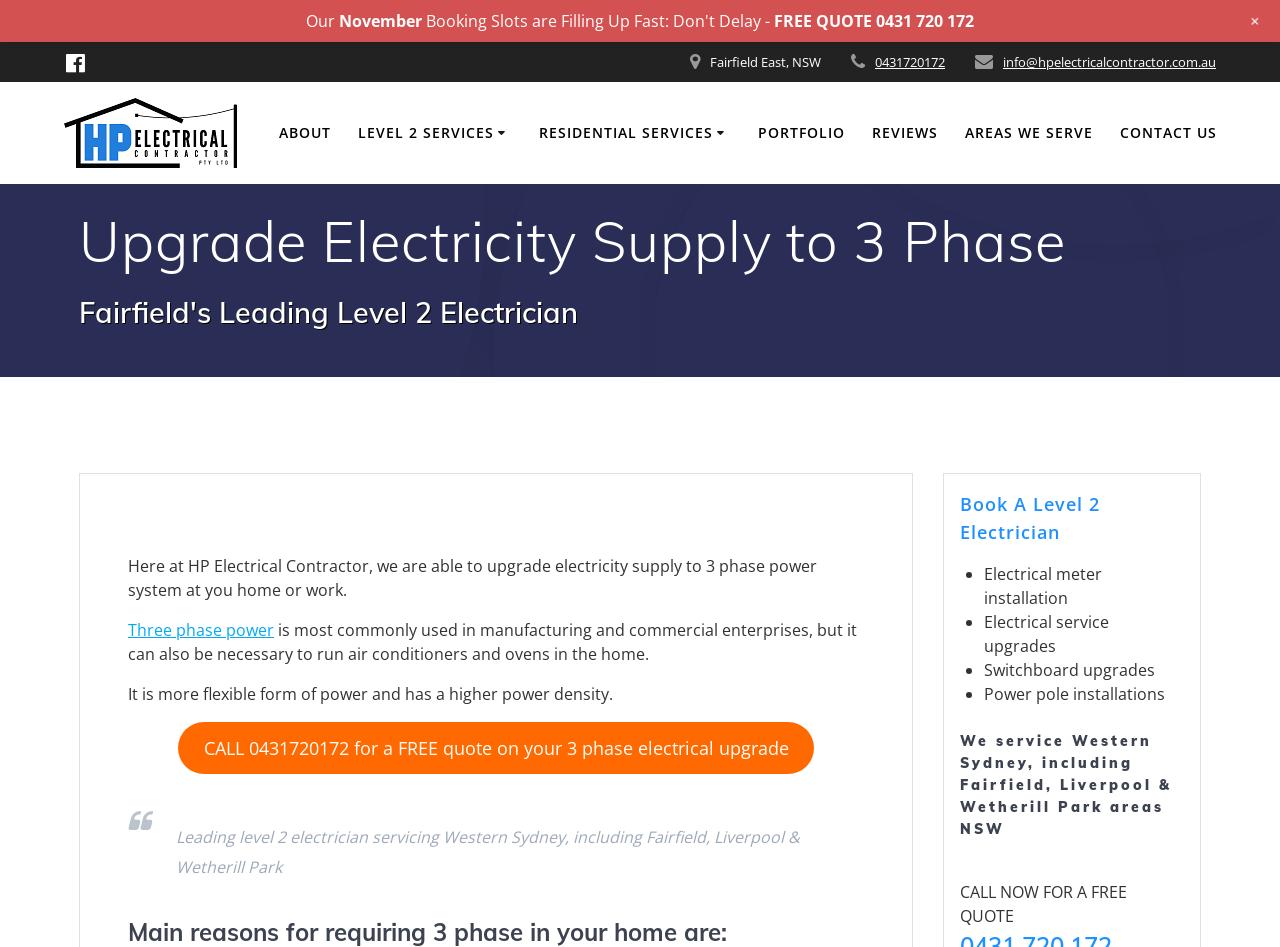 This screenshot has width=1280, height=947. I want to click on 'is most commonly used in manufacturing and commercial enterprises, but it can also be necessary to run air conditioners and ovens in the home.', so click(492, 641).